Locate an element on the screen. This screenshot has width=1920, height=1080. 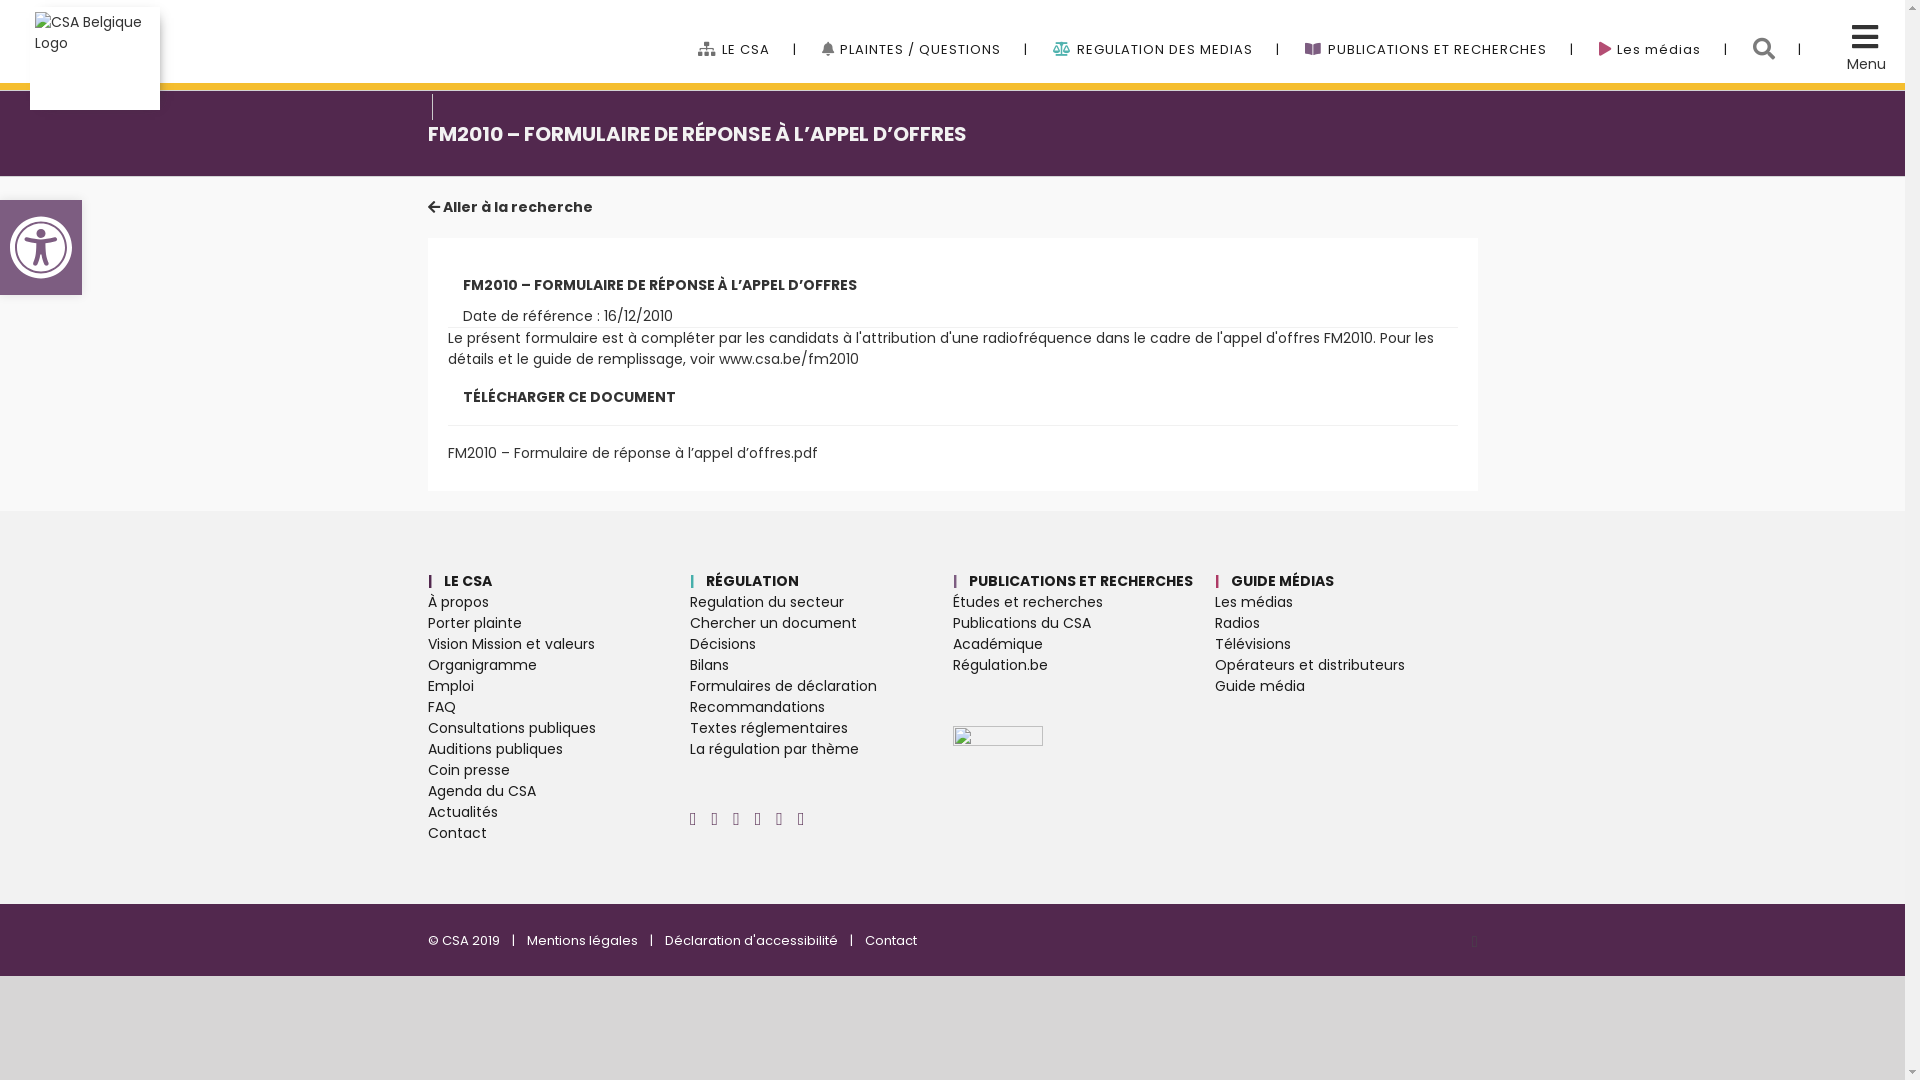
'Emploi' is located at coordinates (426, 685).